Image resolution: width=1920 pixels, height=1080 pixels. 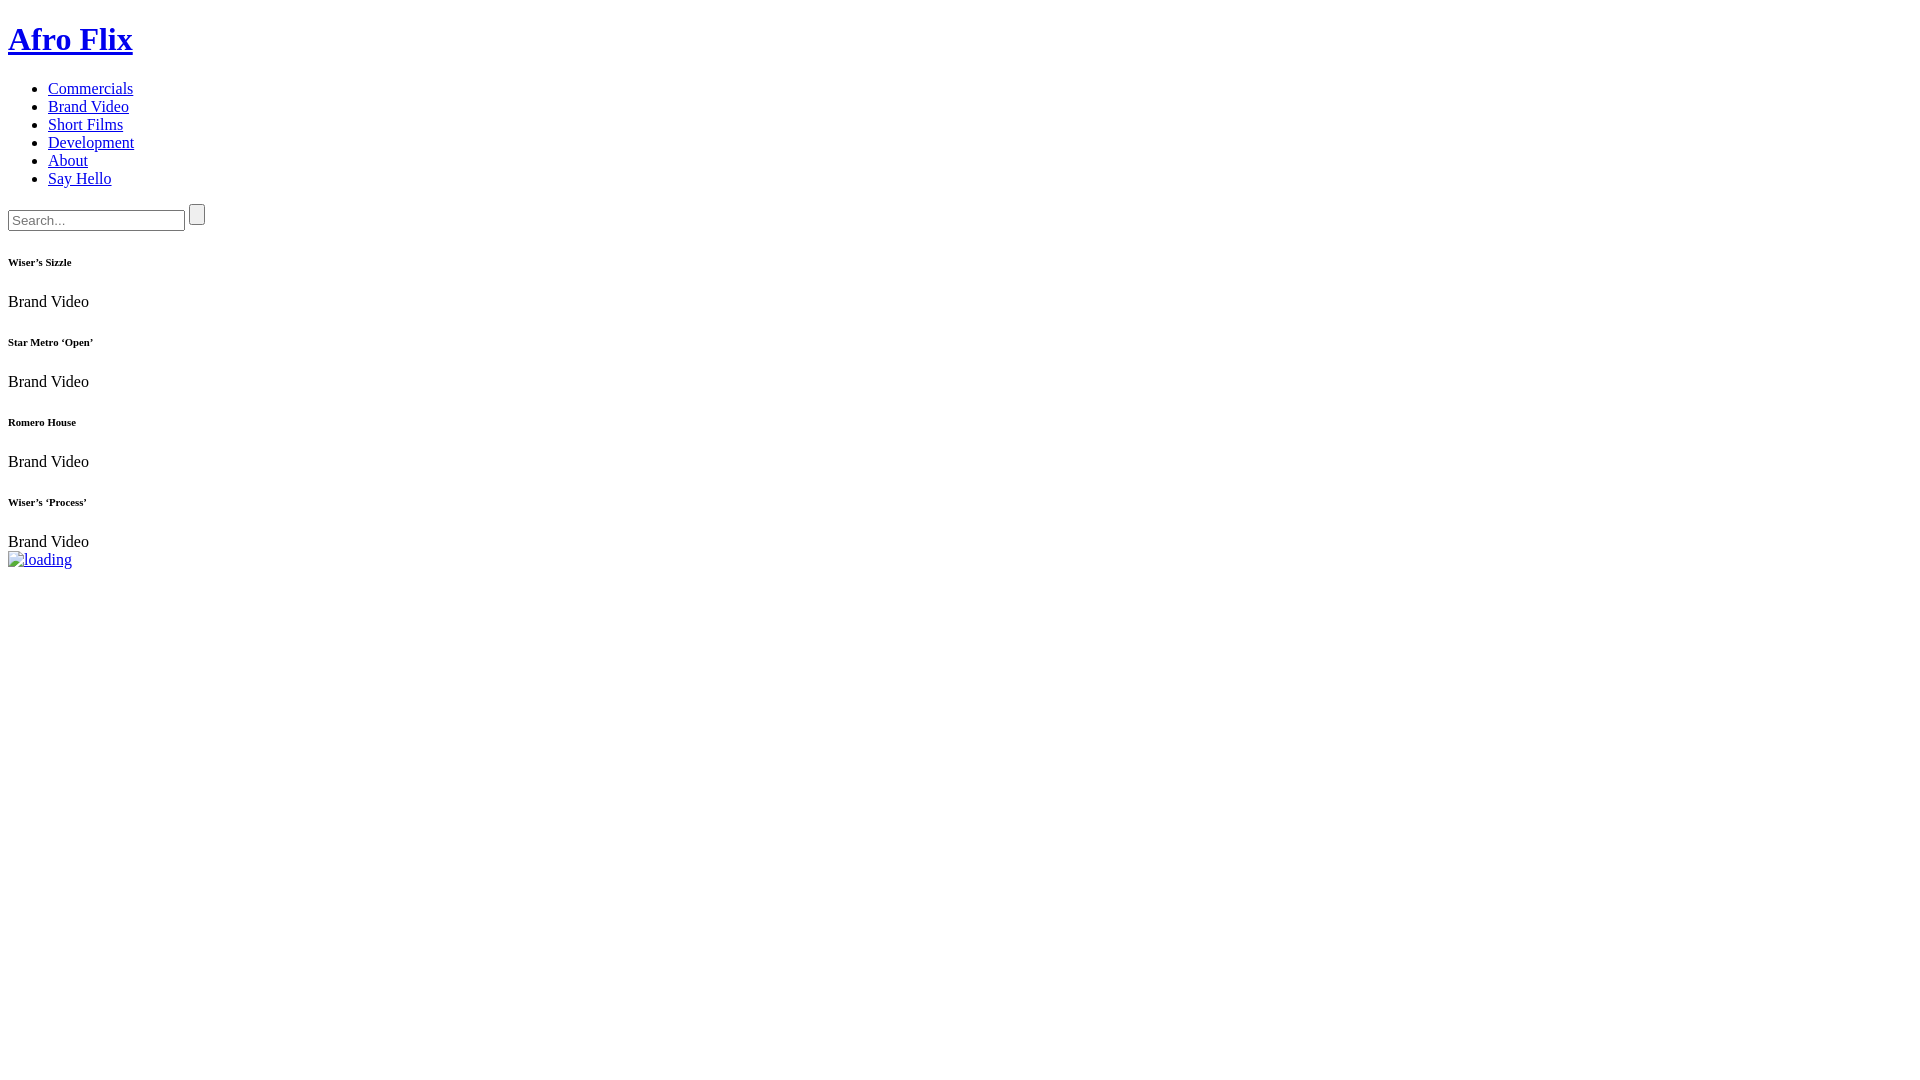 What do you see at coordinates (90, 141) in the screenshot?
I see `'Development'` at bounding box center [90, 141].